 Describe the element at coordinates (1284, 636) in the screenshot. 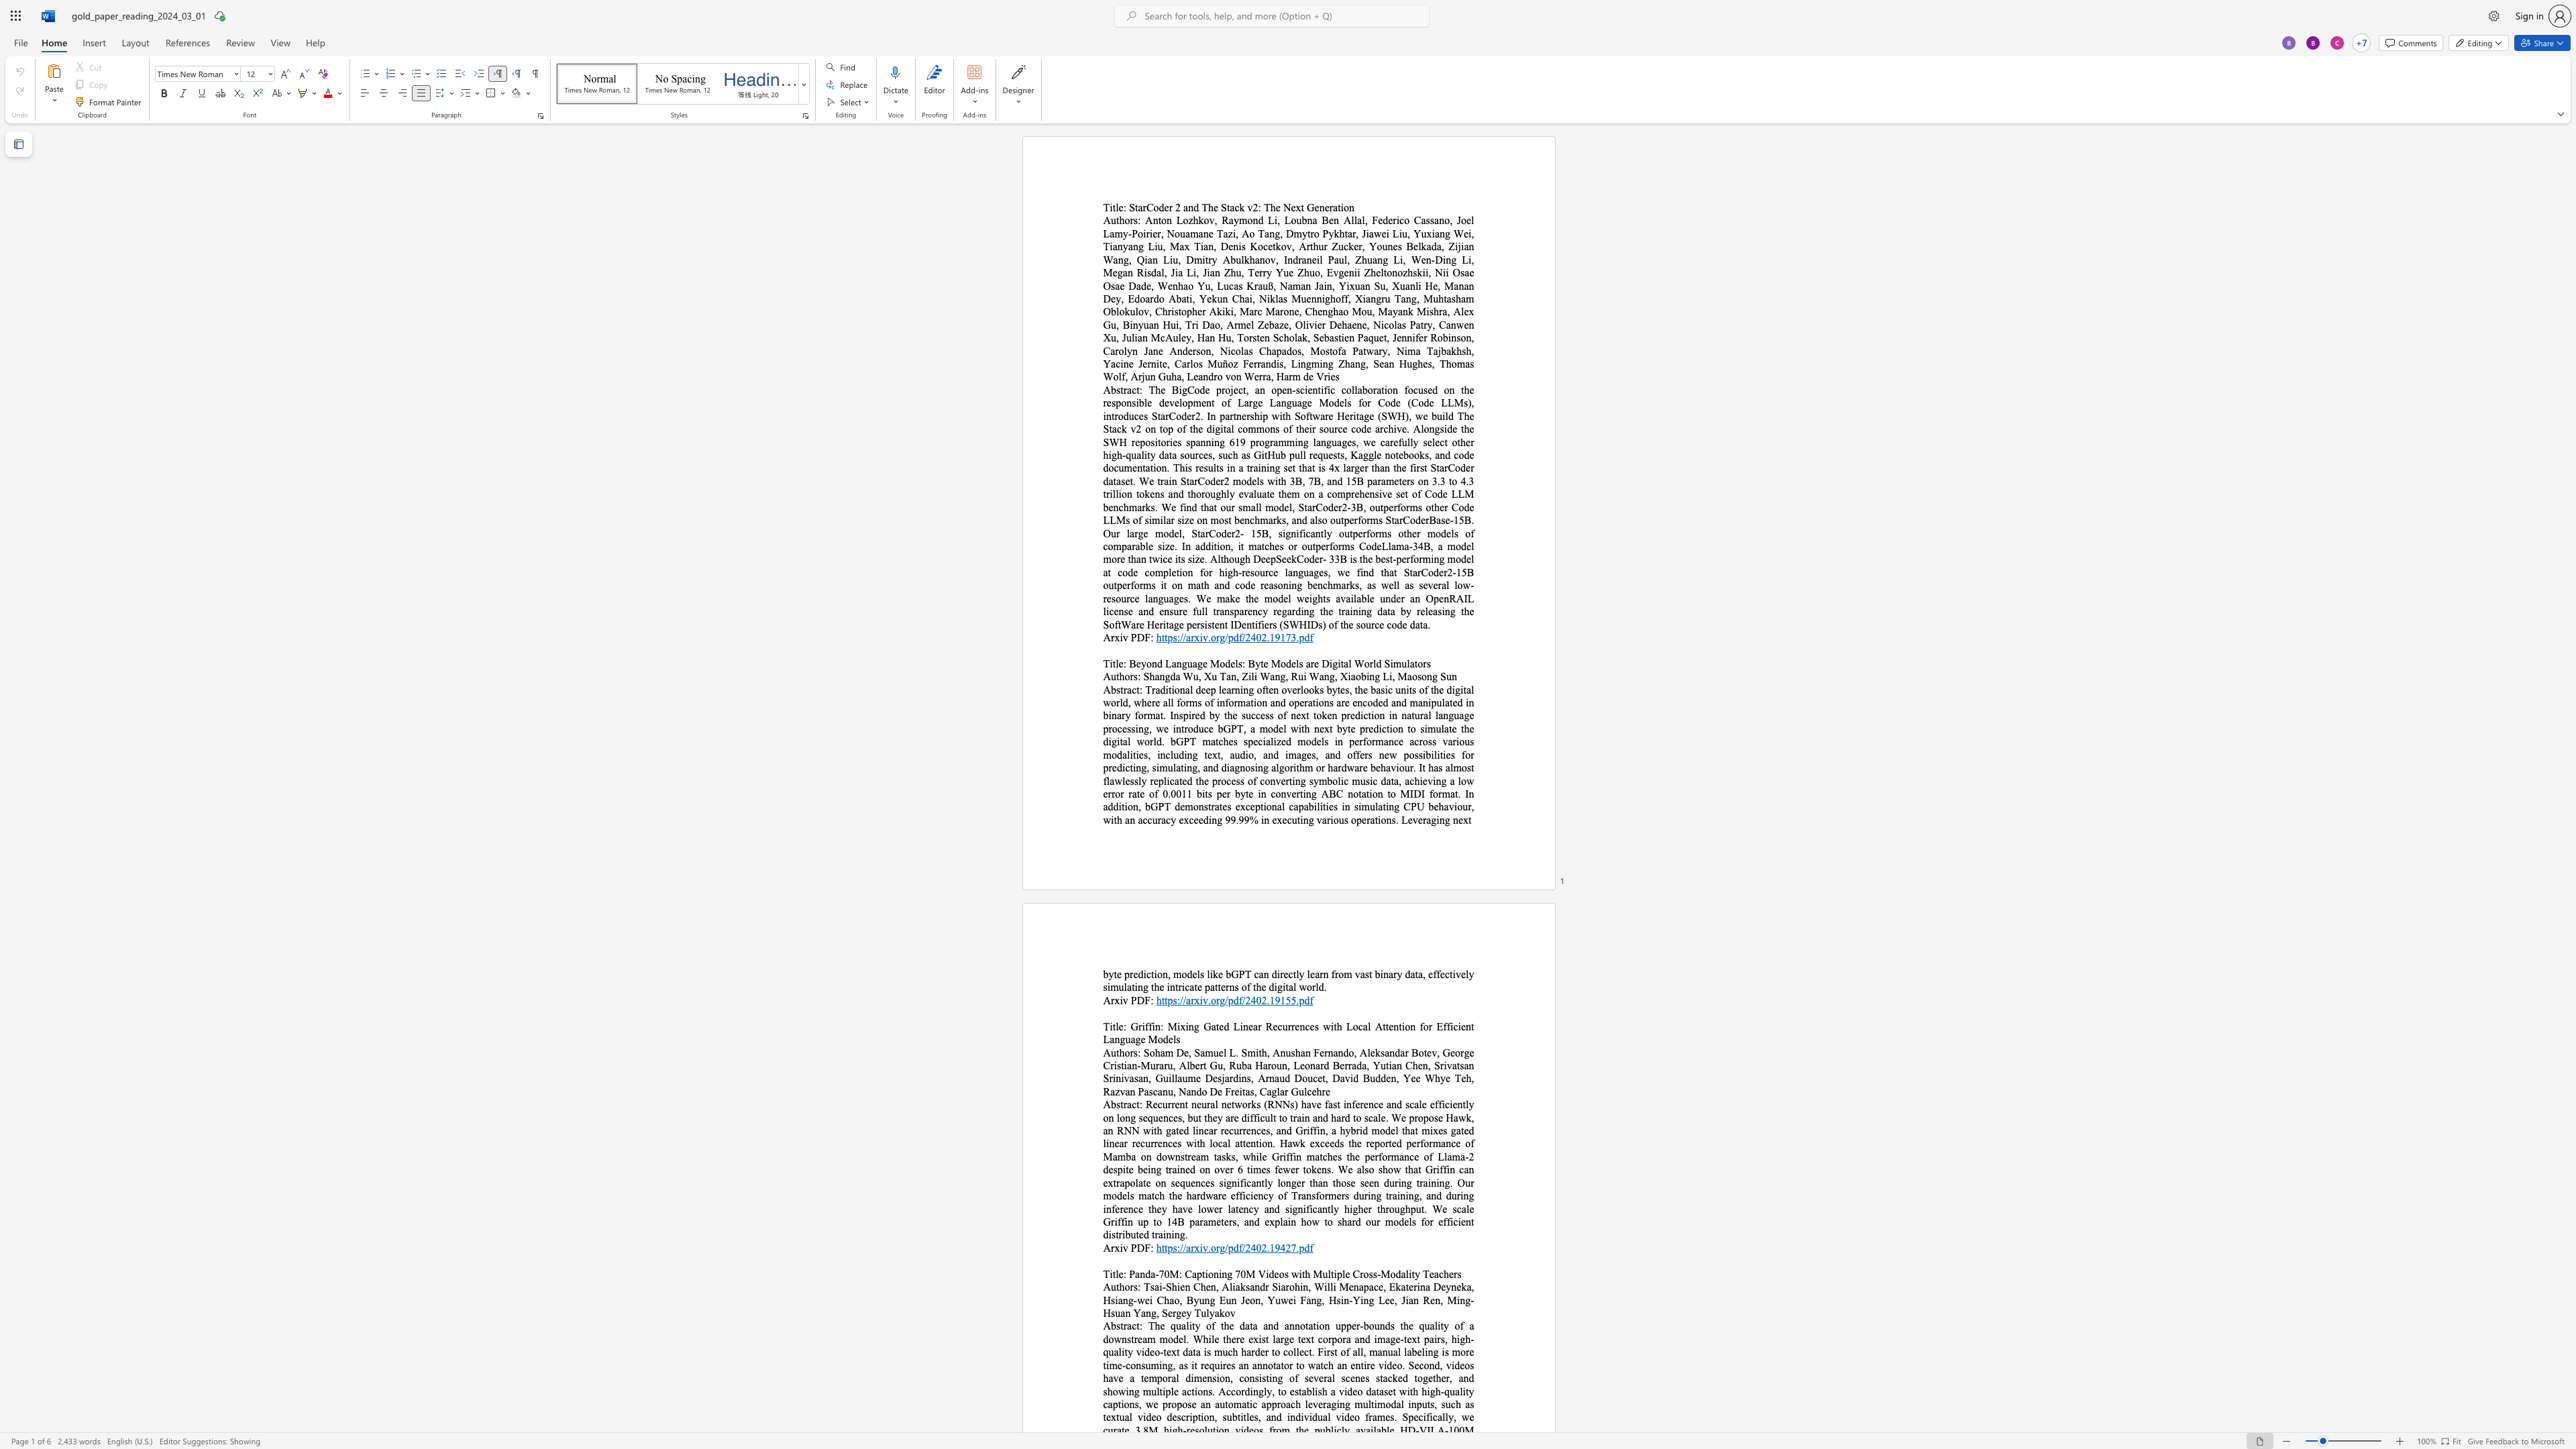

I see `the space between the continuous character "1" and "7" in the text` at that location.